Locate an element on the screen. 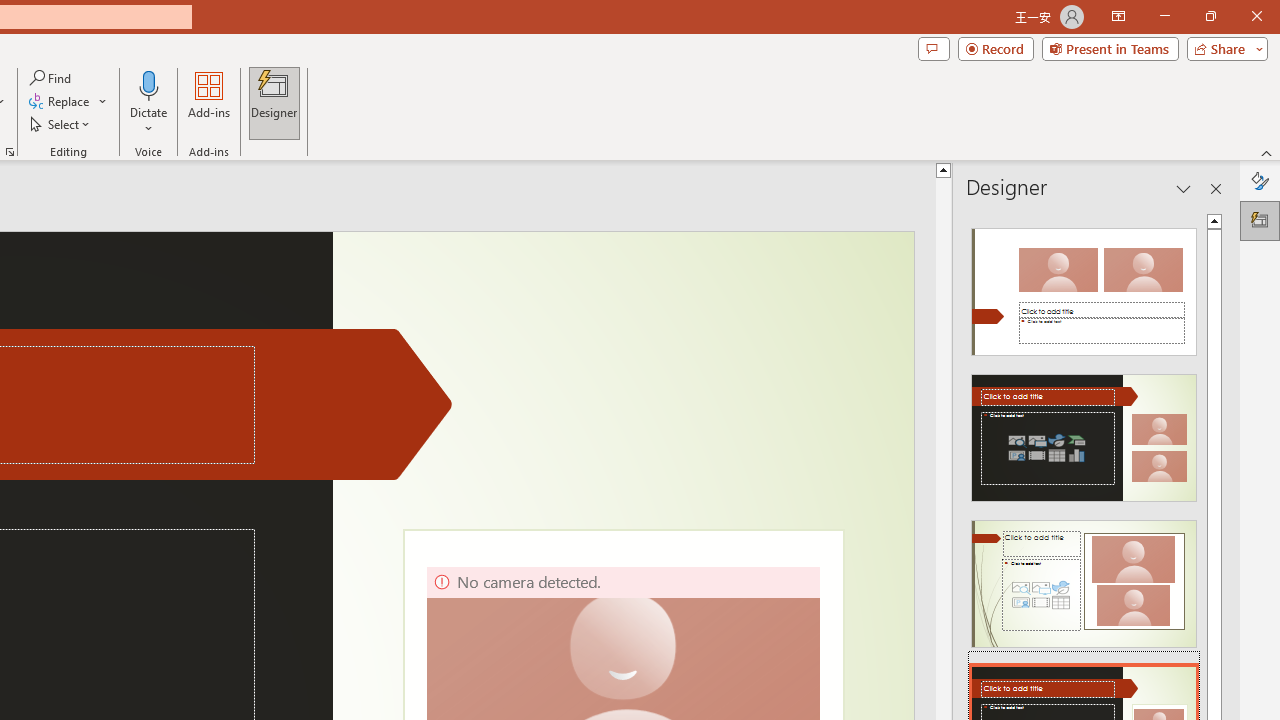  'Close pane' is located at coordinates (1215, 189).